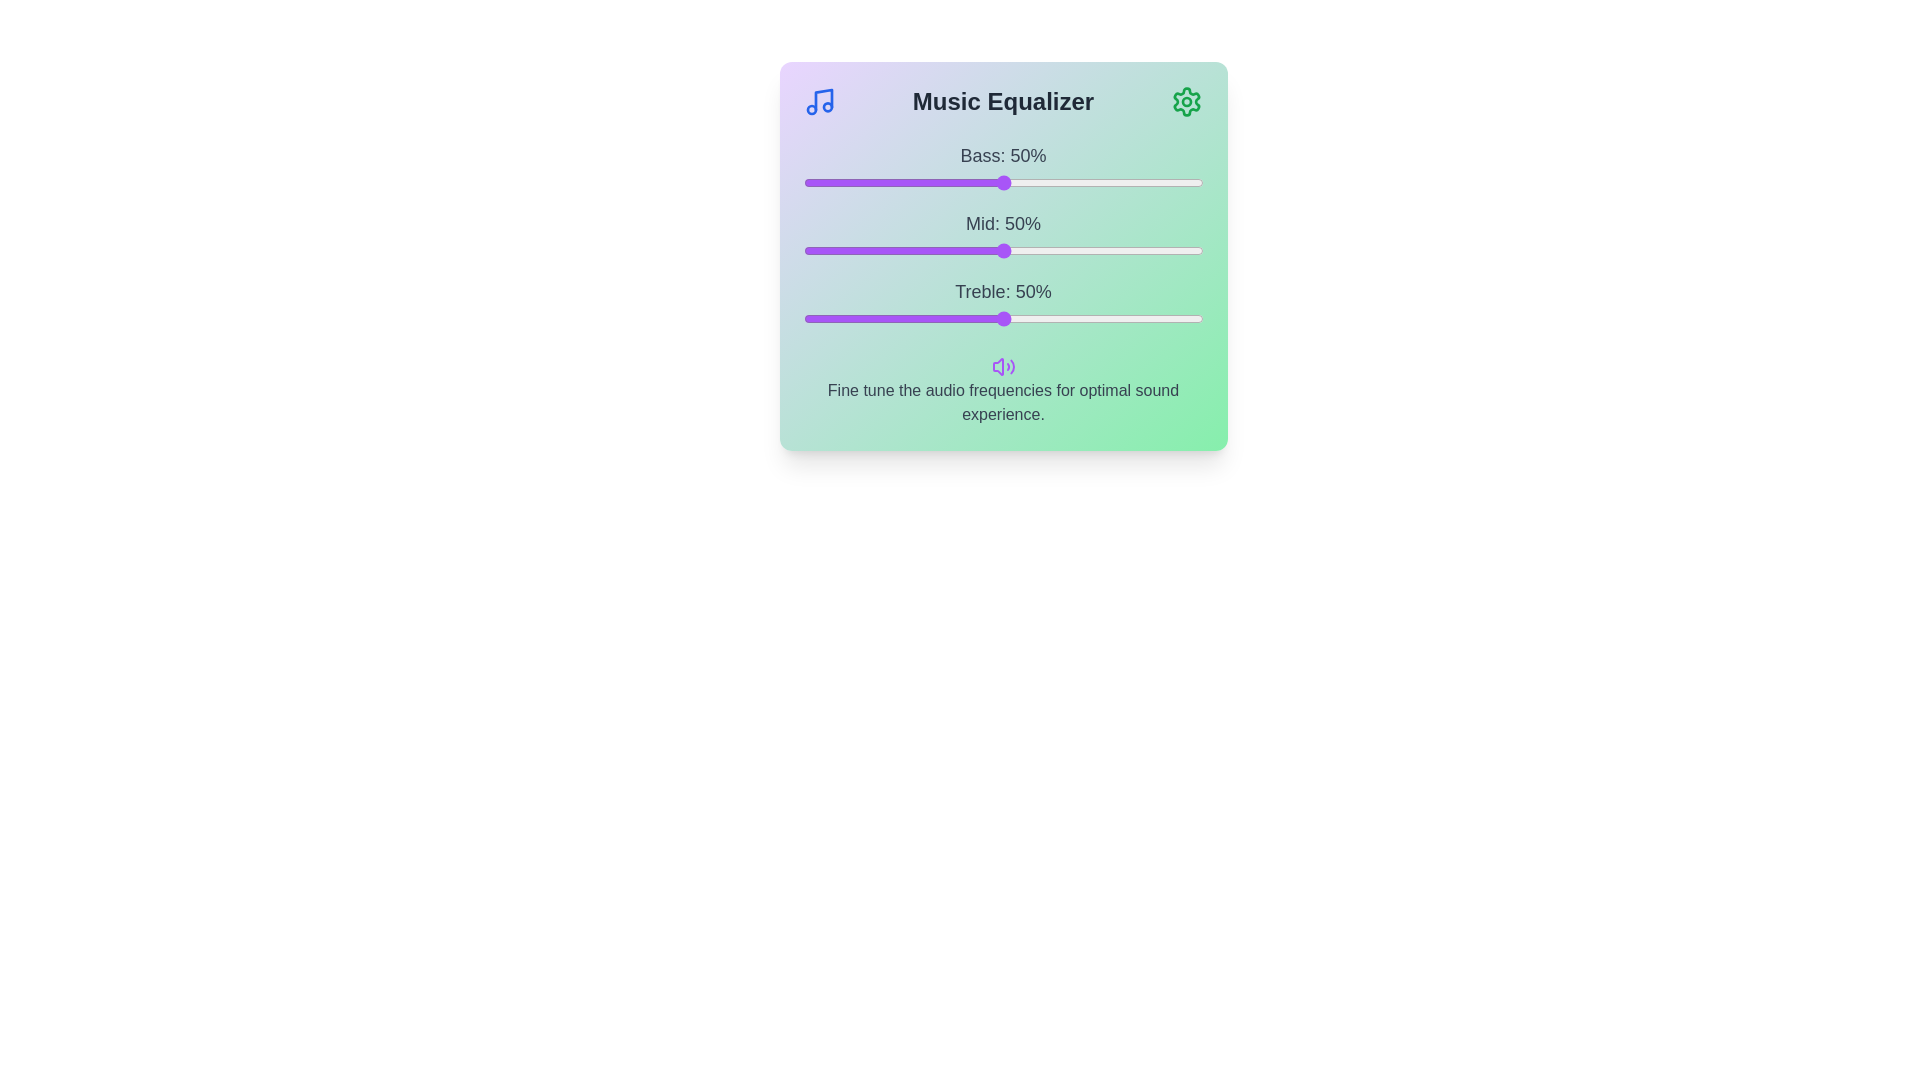  What do you see at coordinates (1163, 249) in the screenshot?
I see `the mid frequency slider to 90%` at bounding box center [1163, 249].